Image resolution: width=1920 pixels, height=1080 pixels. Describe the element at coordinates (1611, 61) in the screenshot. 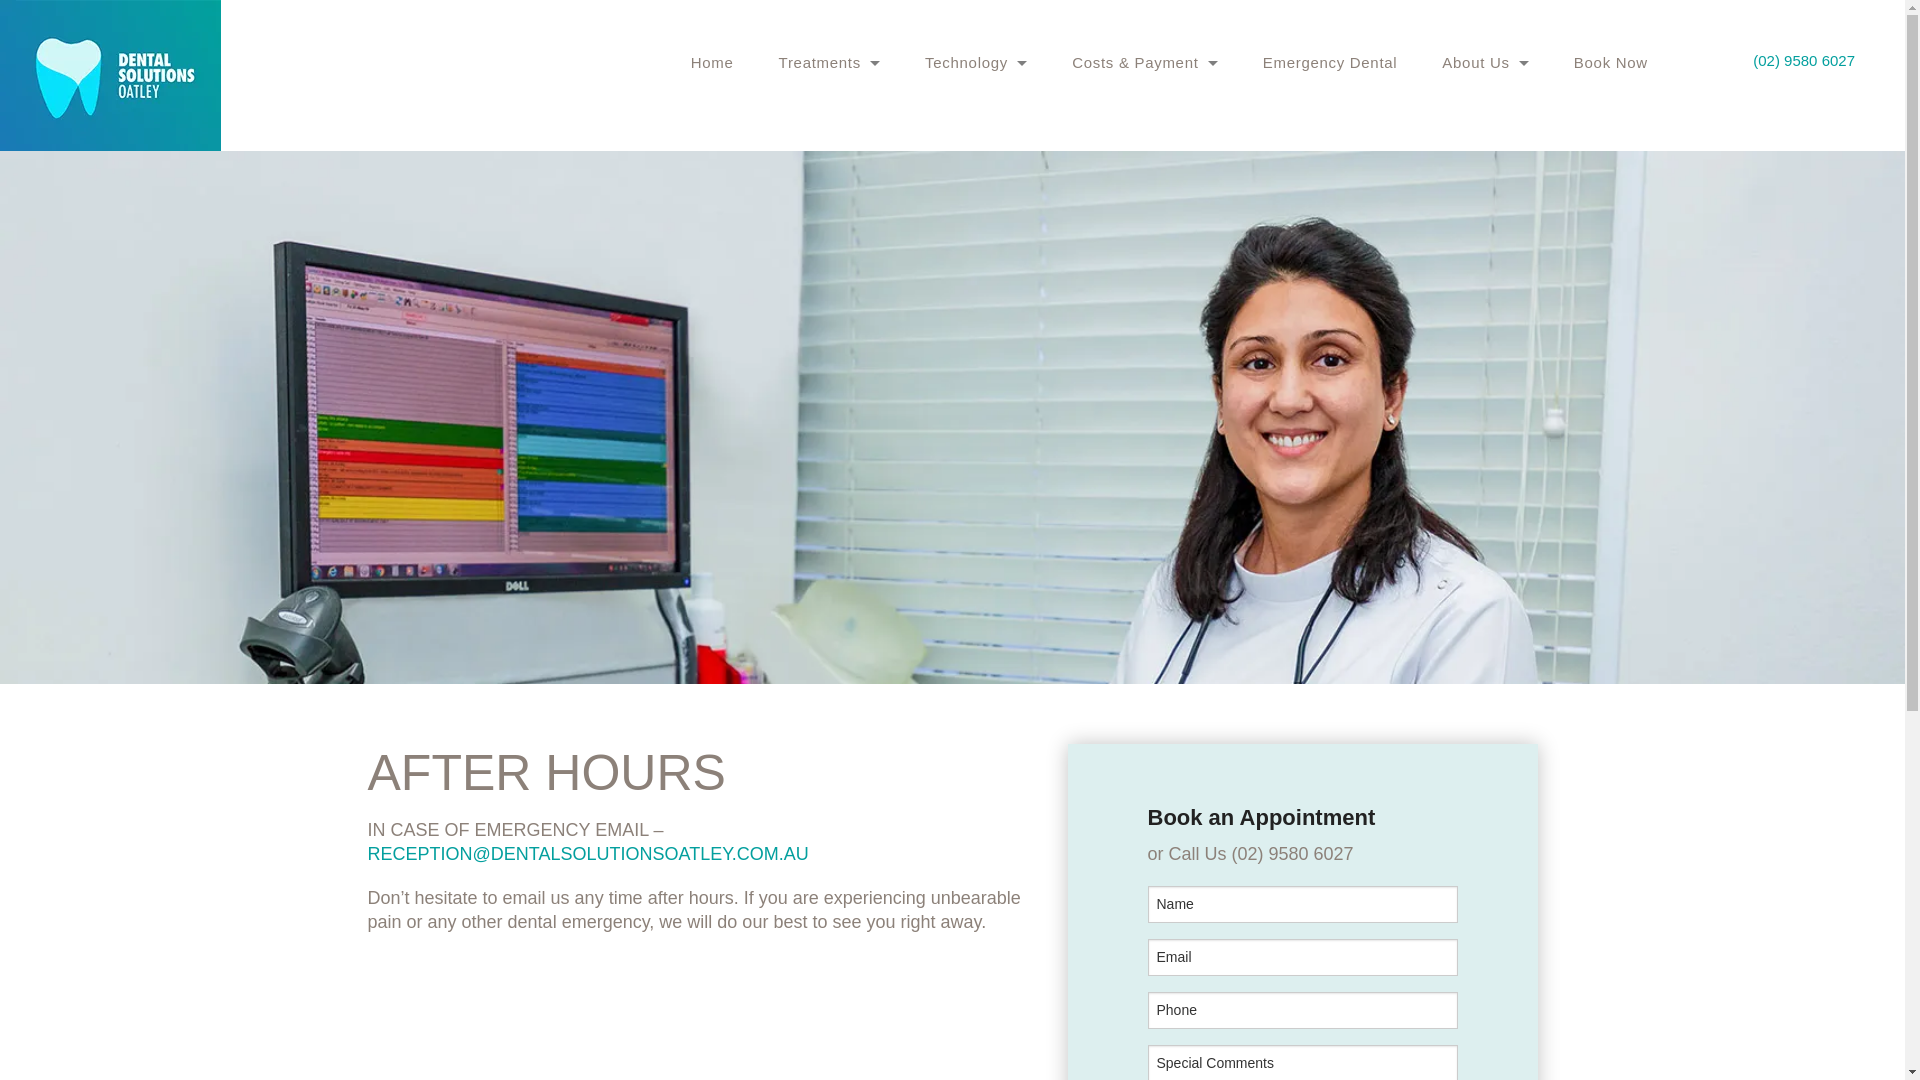

I see `'Book Now'` at that location.